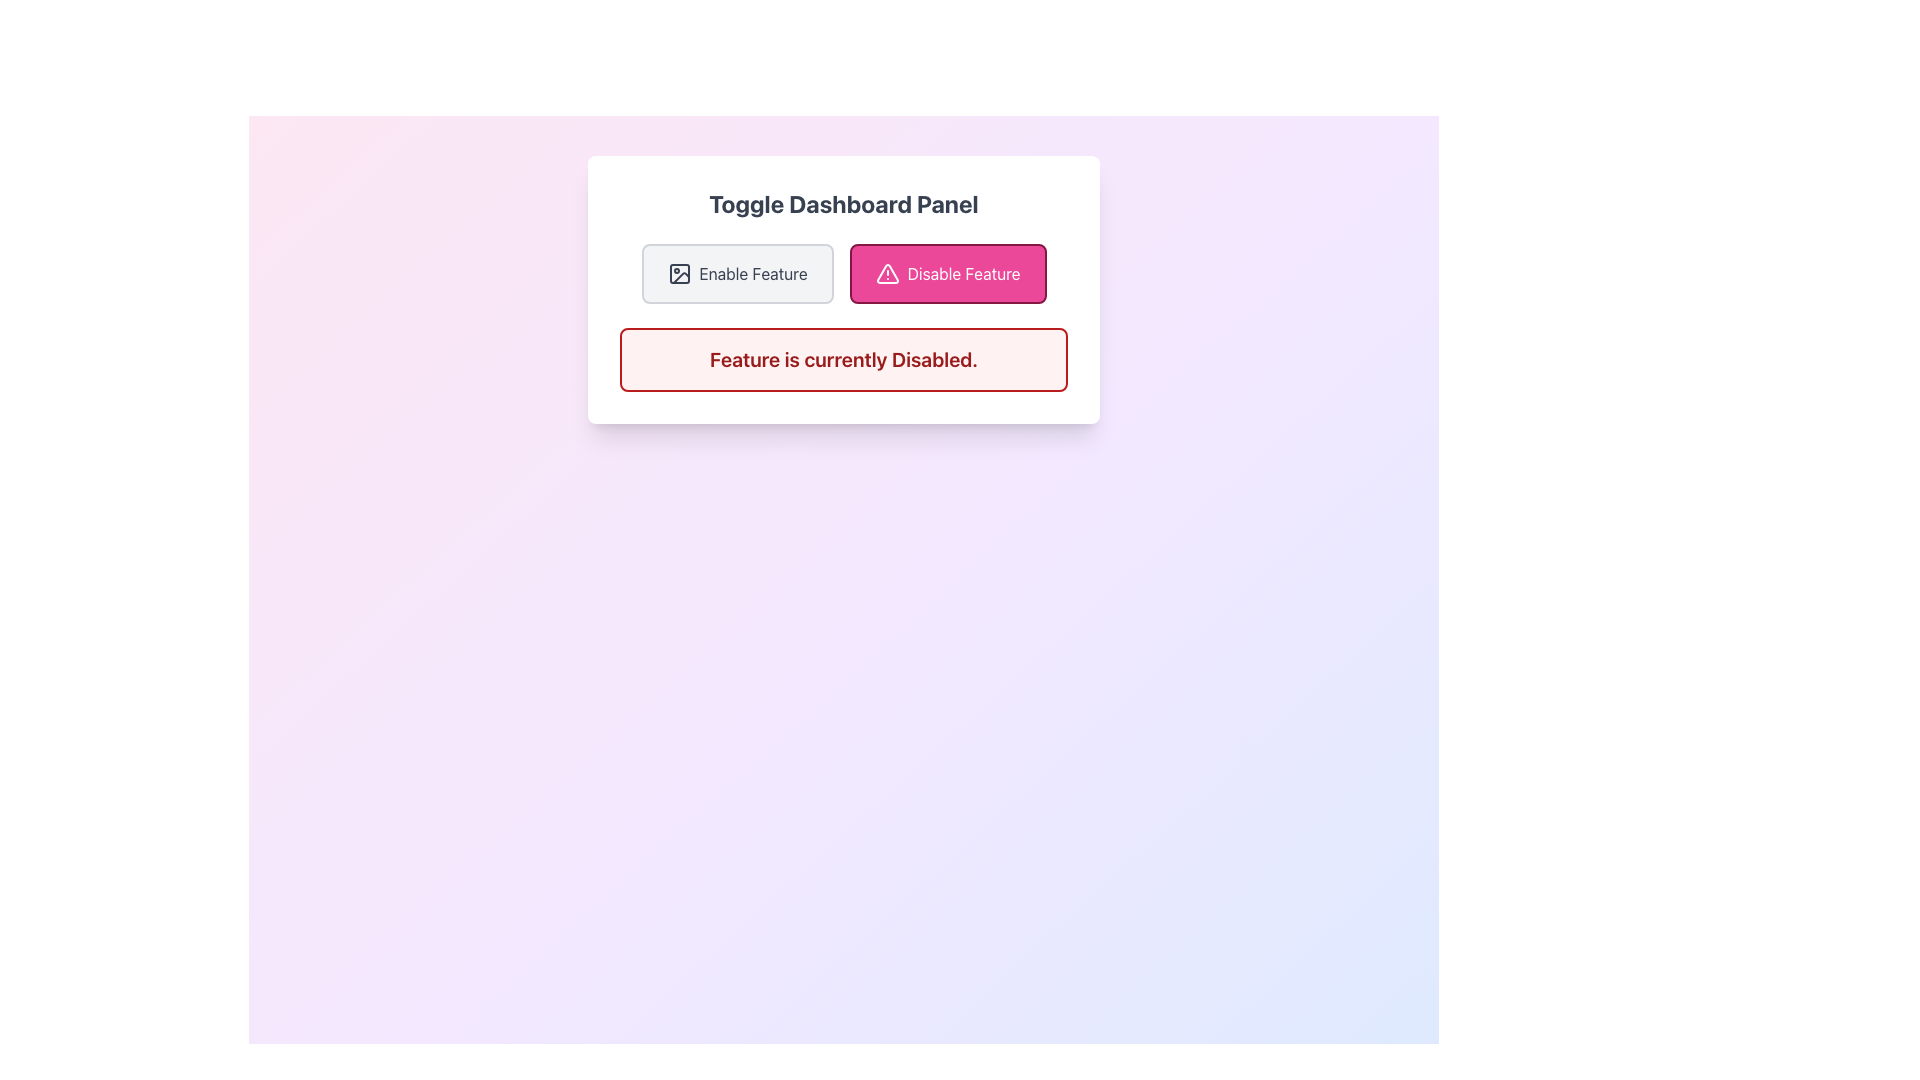 The height and width of the screenshot is (1080, 1920). What do you see at coordinates (844, 358) in the screenshot?
I see `the Notification Box that indicates a feature is currently disabled, located below the 'Enable Feature' and 'Disable Feature' buttons` at bounding box center [844, 358].